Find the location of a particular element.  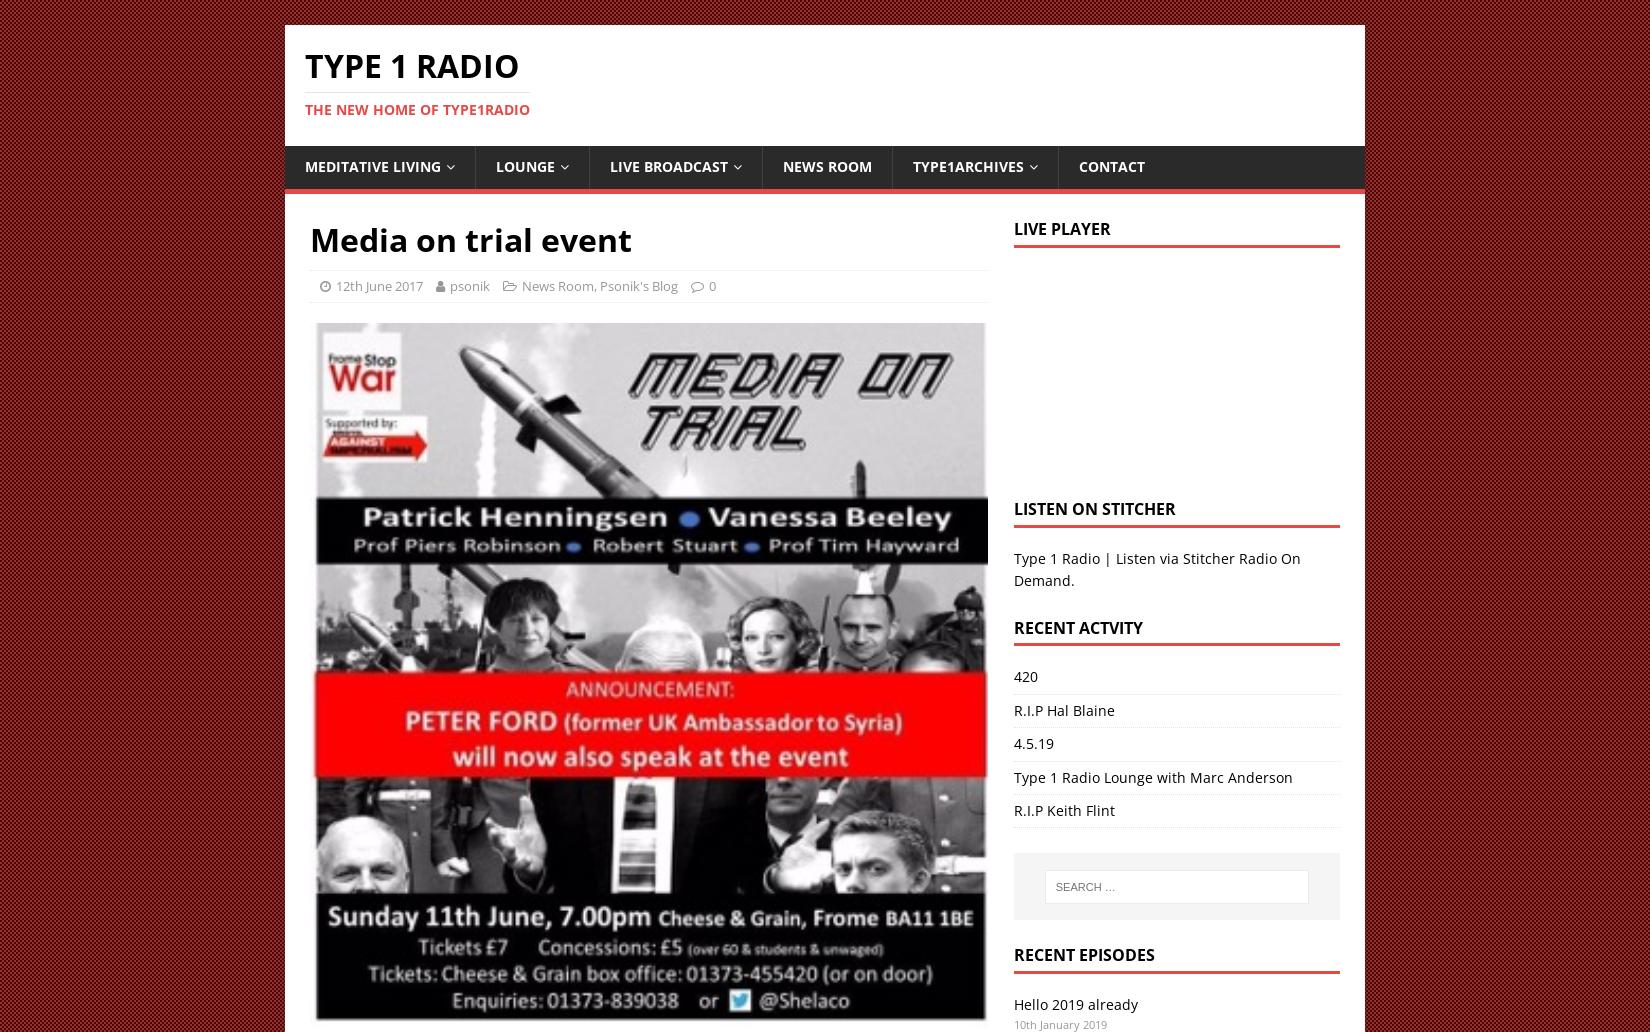

'Recent Actvity' is located at coordinates (1077, 627).